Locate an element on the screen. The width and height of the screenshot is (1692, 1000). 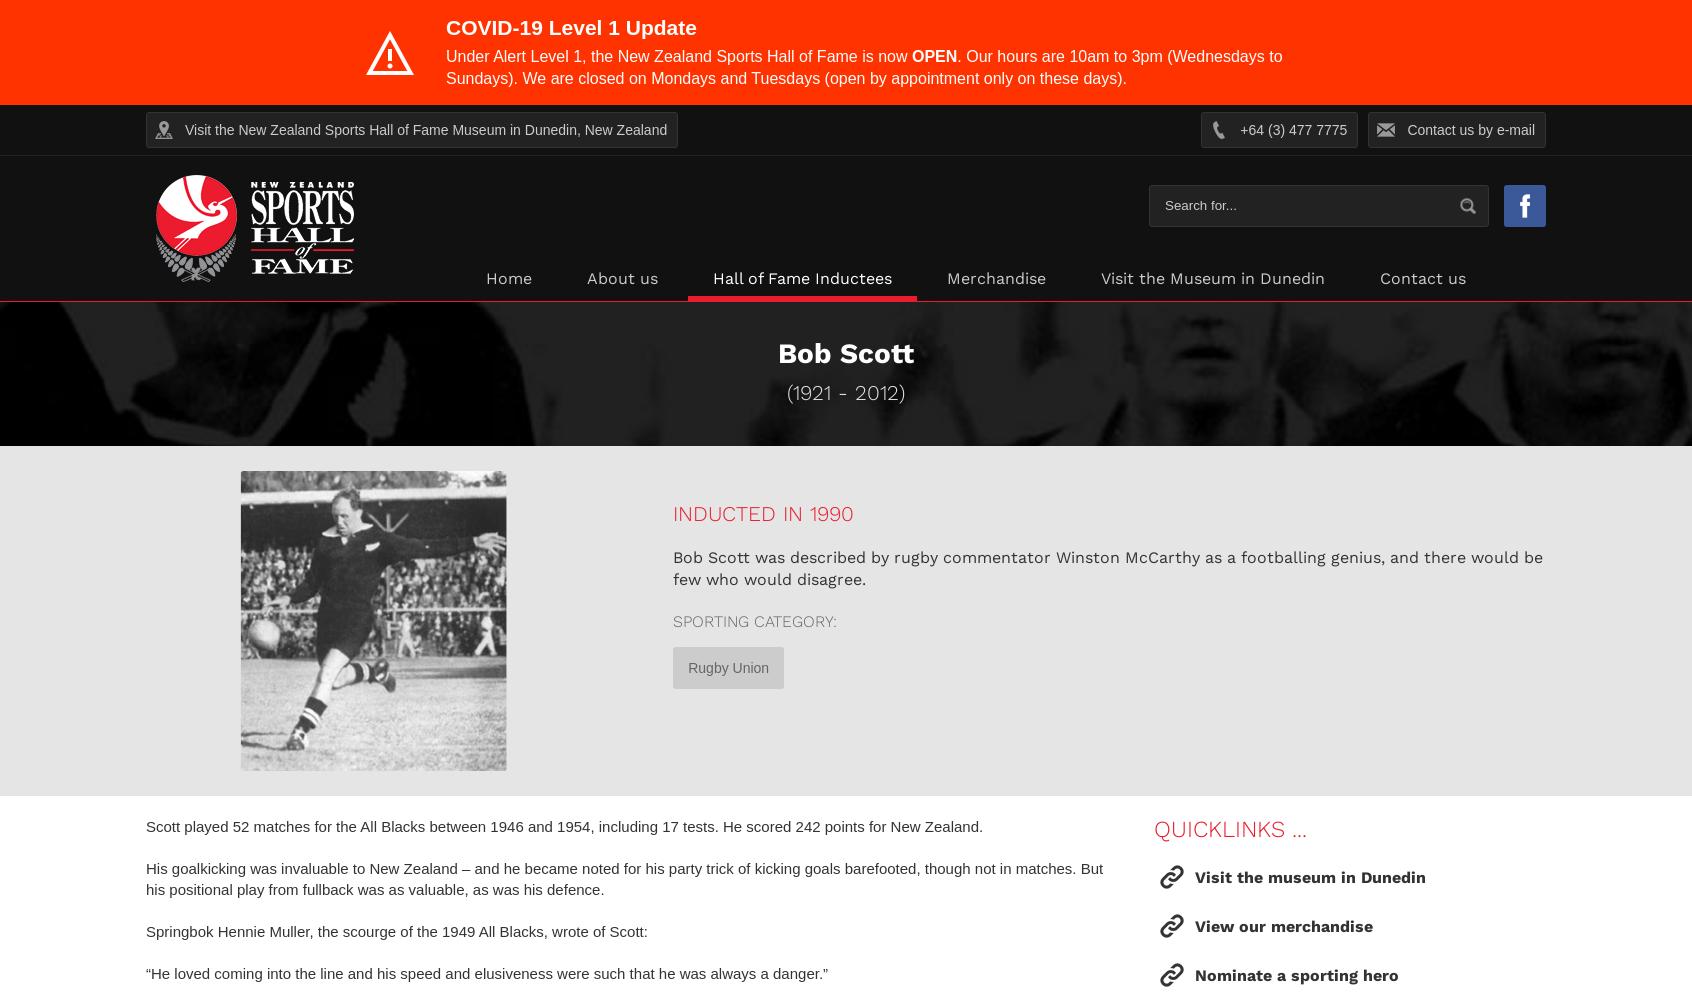
'(1921 - 2012)' is located at coordinates (846, 392).